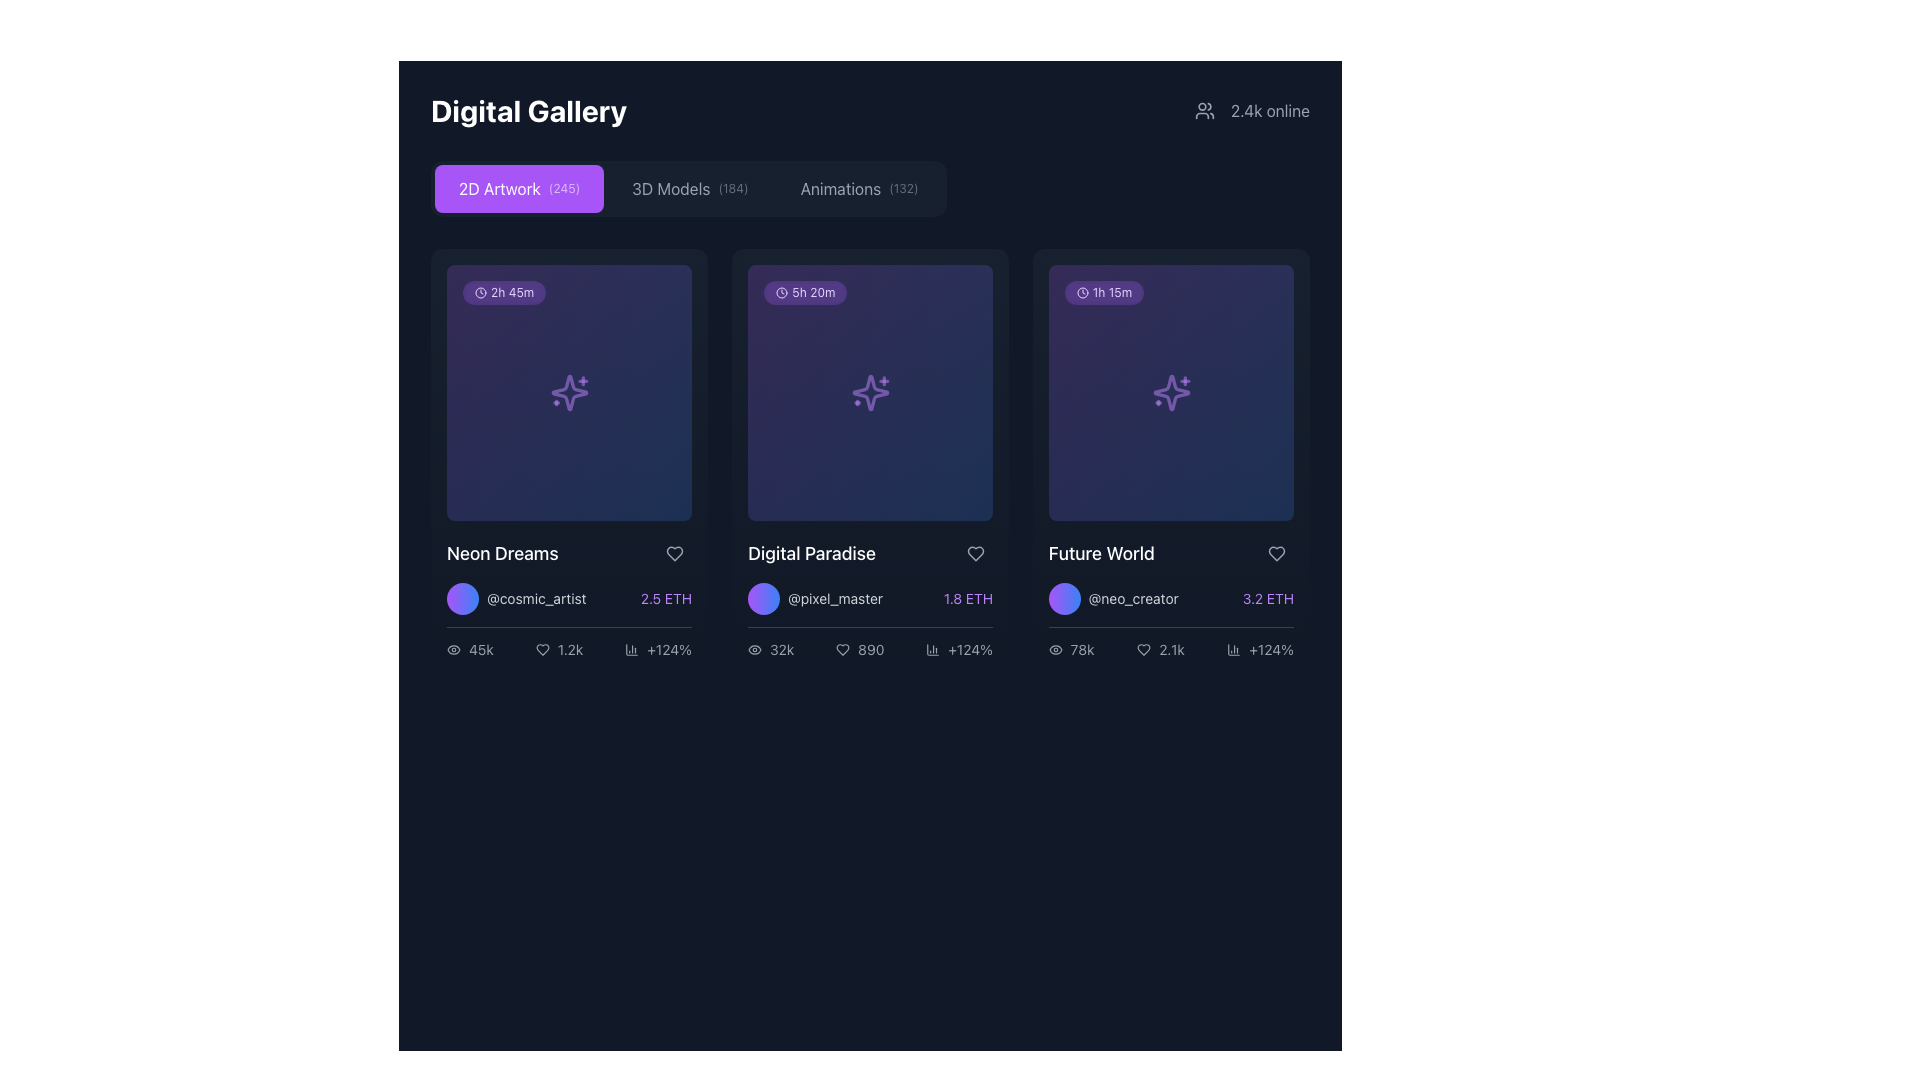 The image size is (1920, 1080). What do you see at coordinates (516, 597) in the screenshot?
I see `the username` at bounding box center [516, 597].